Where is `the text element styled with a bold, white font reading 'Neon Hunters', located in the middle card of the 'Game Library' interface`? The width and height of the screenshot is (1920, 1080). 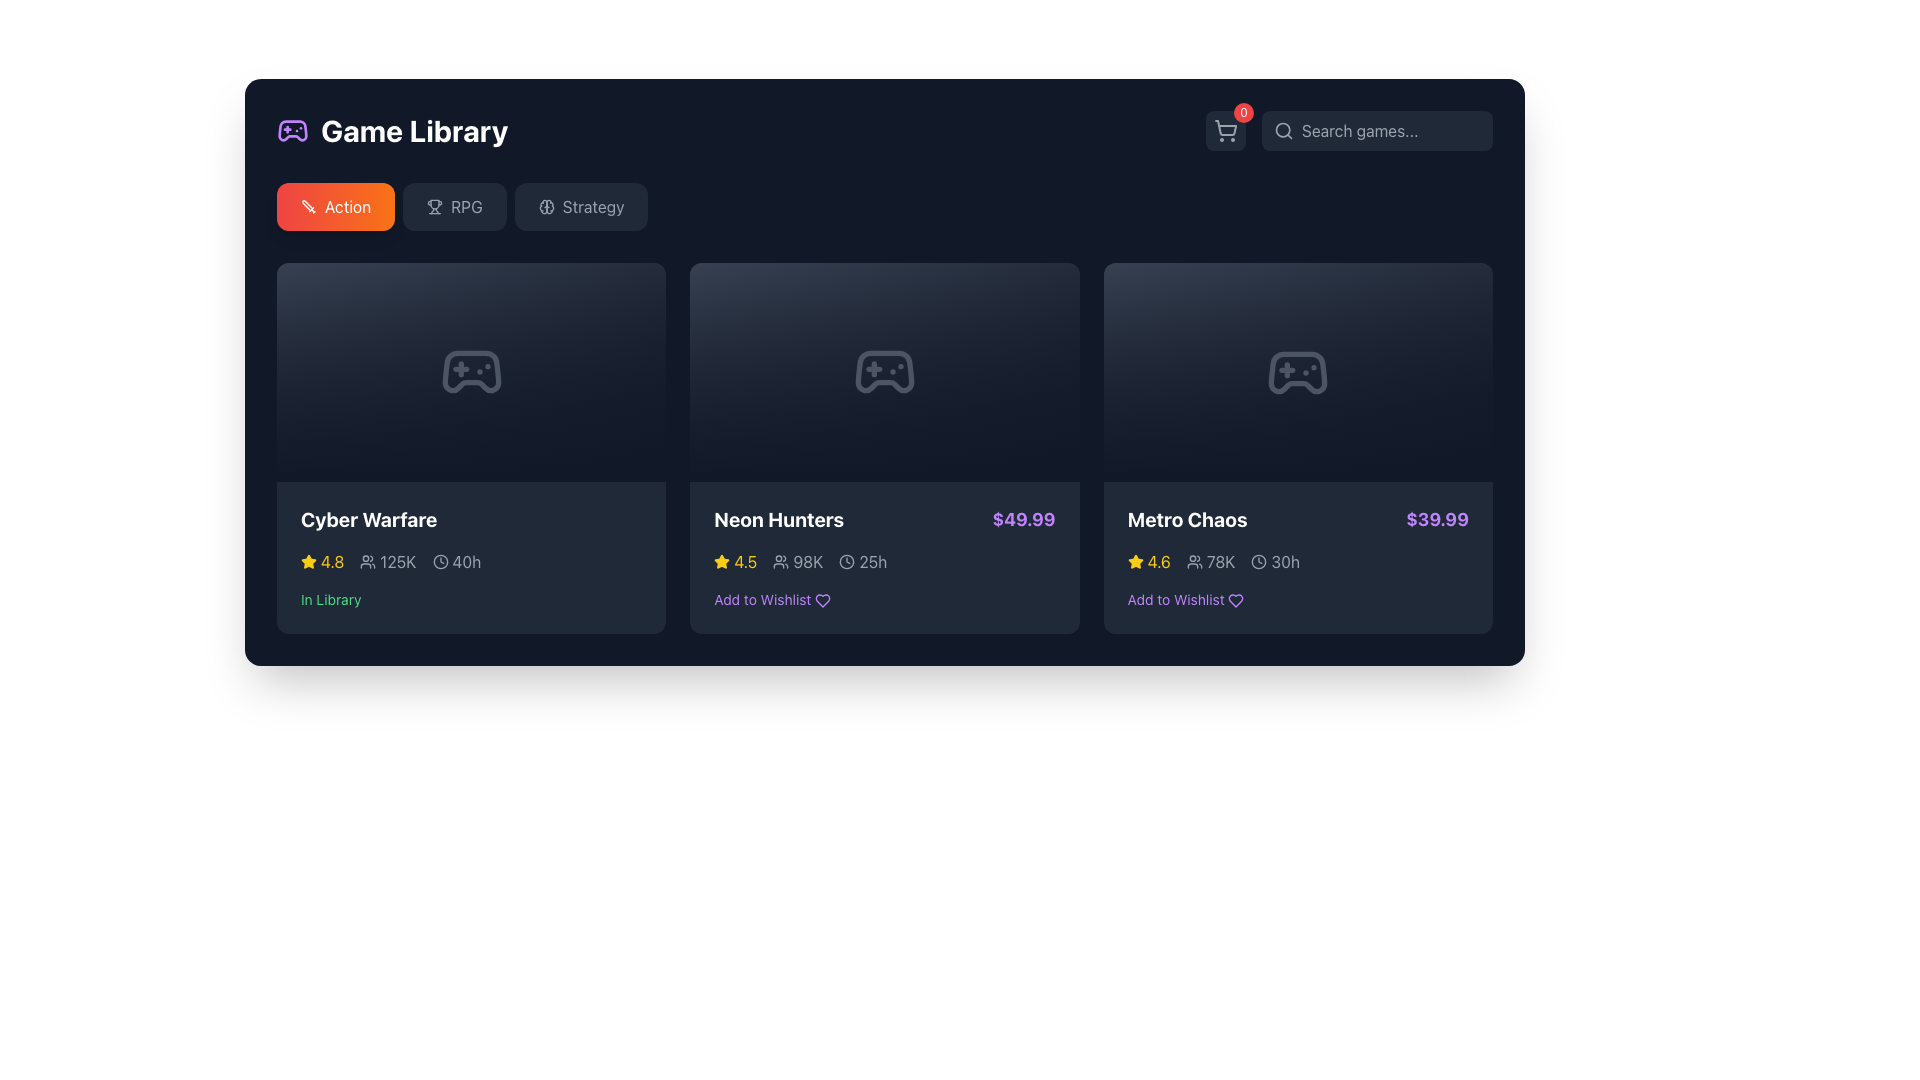 the text element styled with a bold, white font reading 'Neon Hunters', located in the middle card of the 'Game Library' interface is located at coordinates (778, 519).